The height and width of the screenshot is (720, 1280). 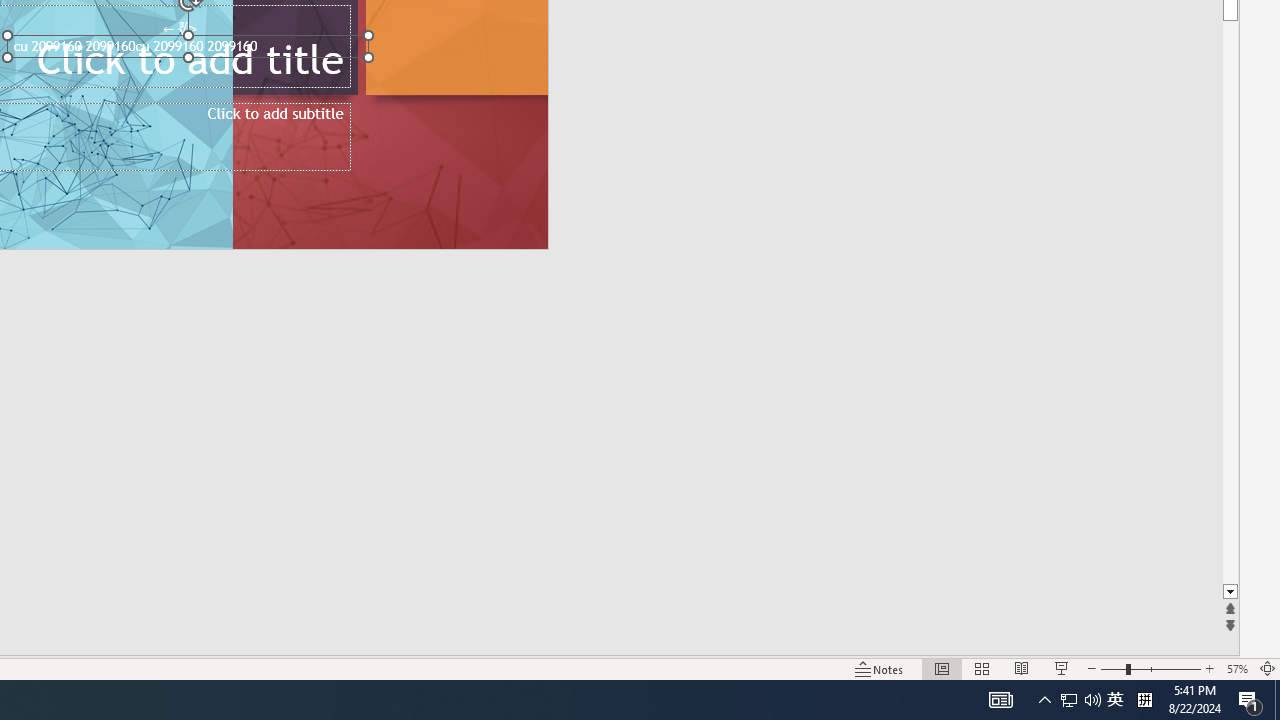 I want to click on 'Zoom 57%', so click(x=1236, y=669).